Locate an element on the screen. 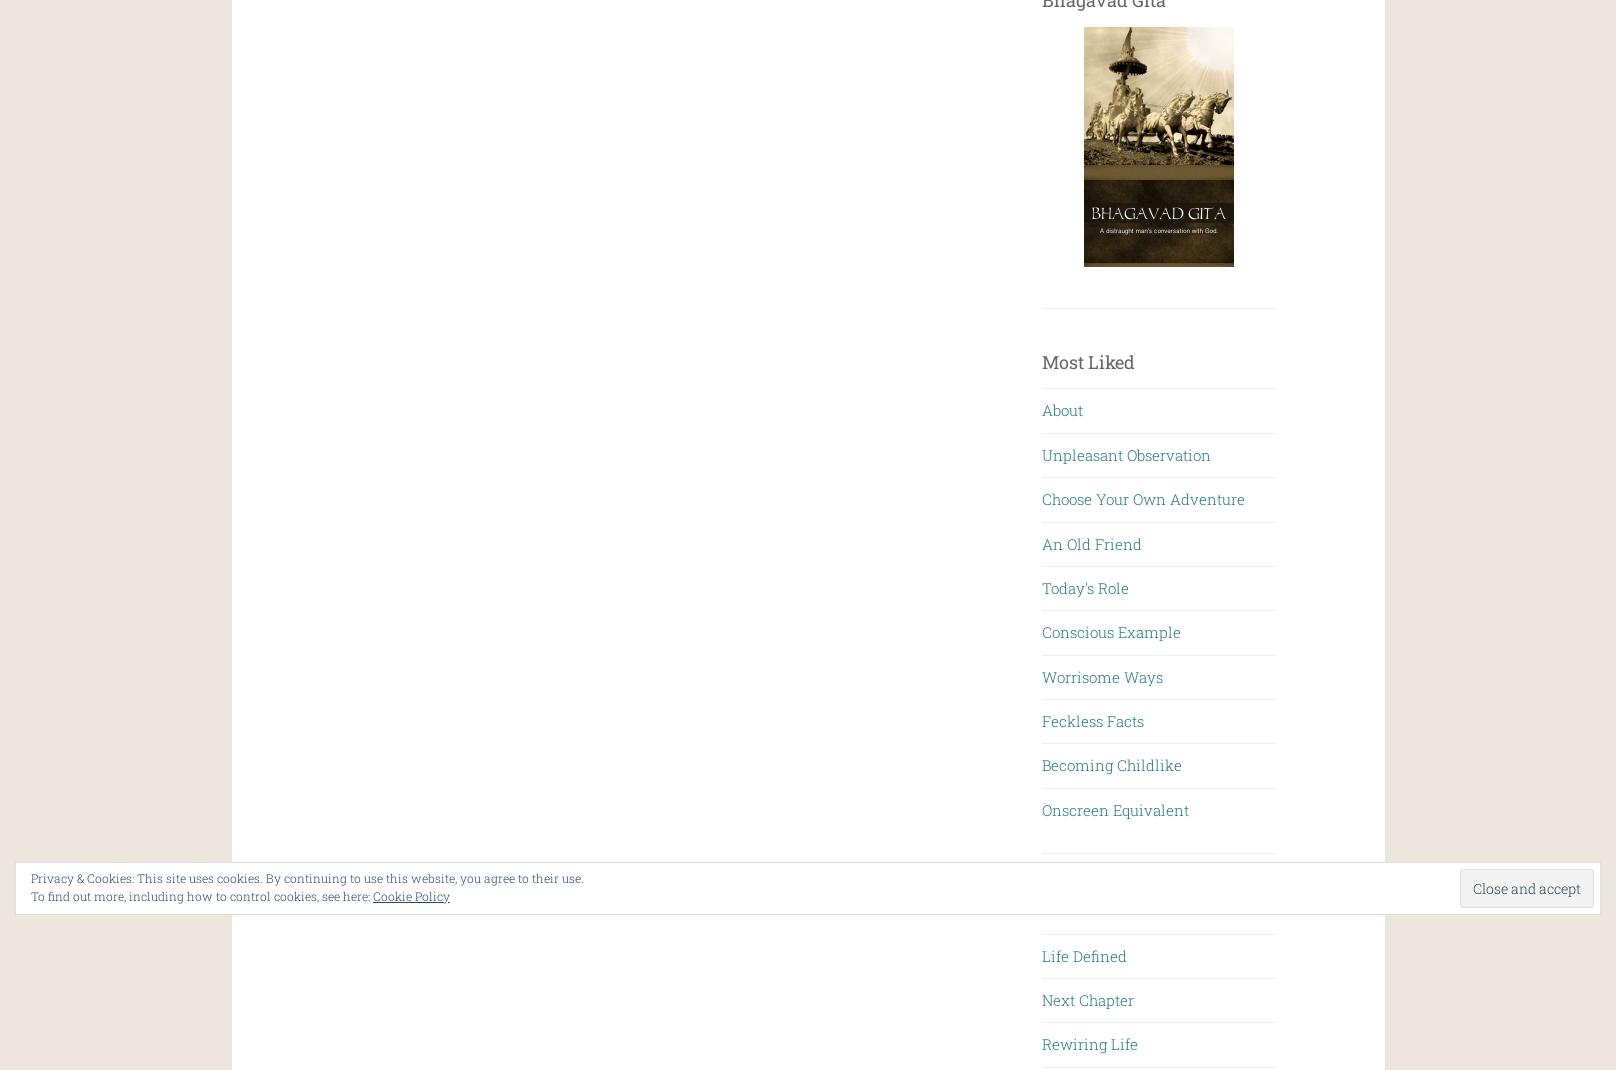 This screenshot has height=1070, width=1616. 'Life Defined' is located at coordinates (1041, 953).